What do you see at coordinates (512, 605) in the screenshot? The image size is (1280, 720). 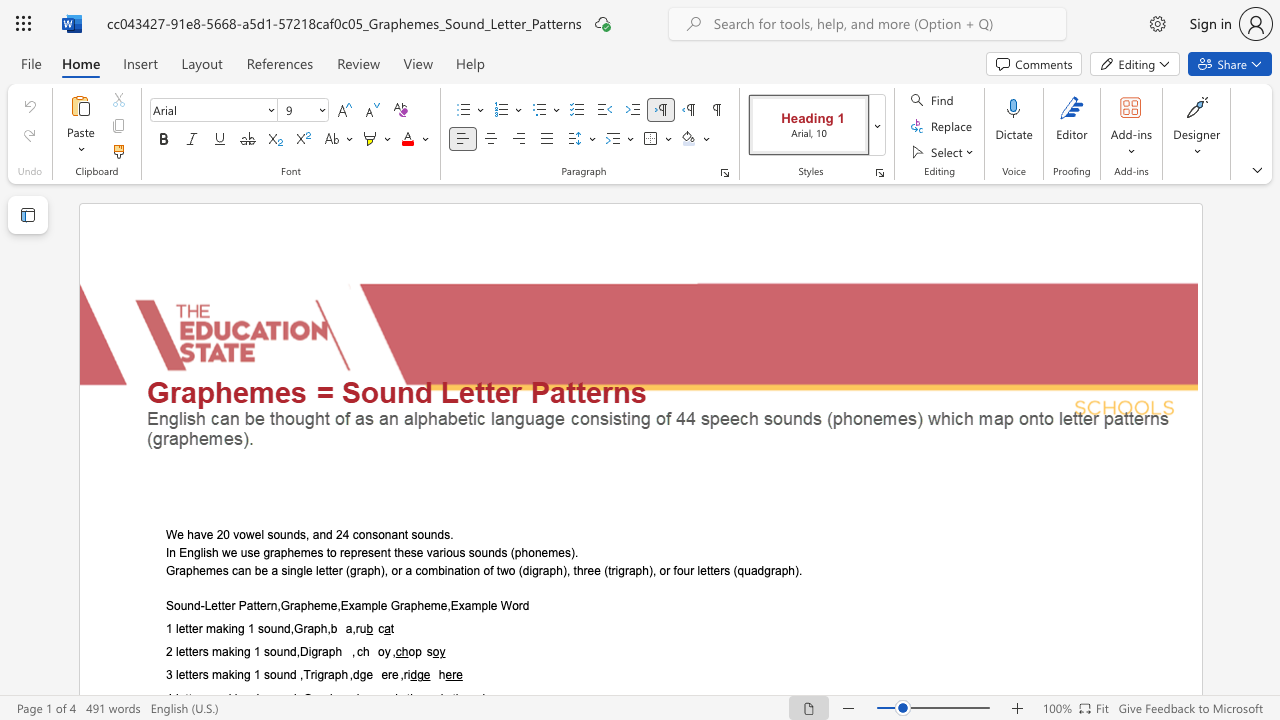 I see `the subset text "or" within the text "Sound-Letter Pattern,Grapheme,Example Grapheme,Example Word"` at bounding box center [512, 605].